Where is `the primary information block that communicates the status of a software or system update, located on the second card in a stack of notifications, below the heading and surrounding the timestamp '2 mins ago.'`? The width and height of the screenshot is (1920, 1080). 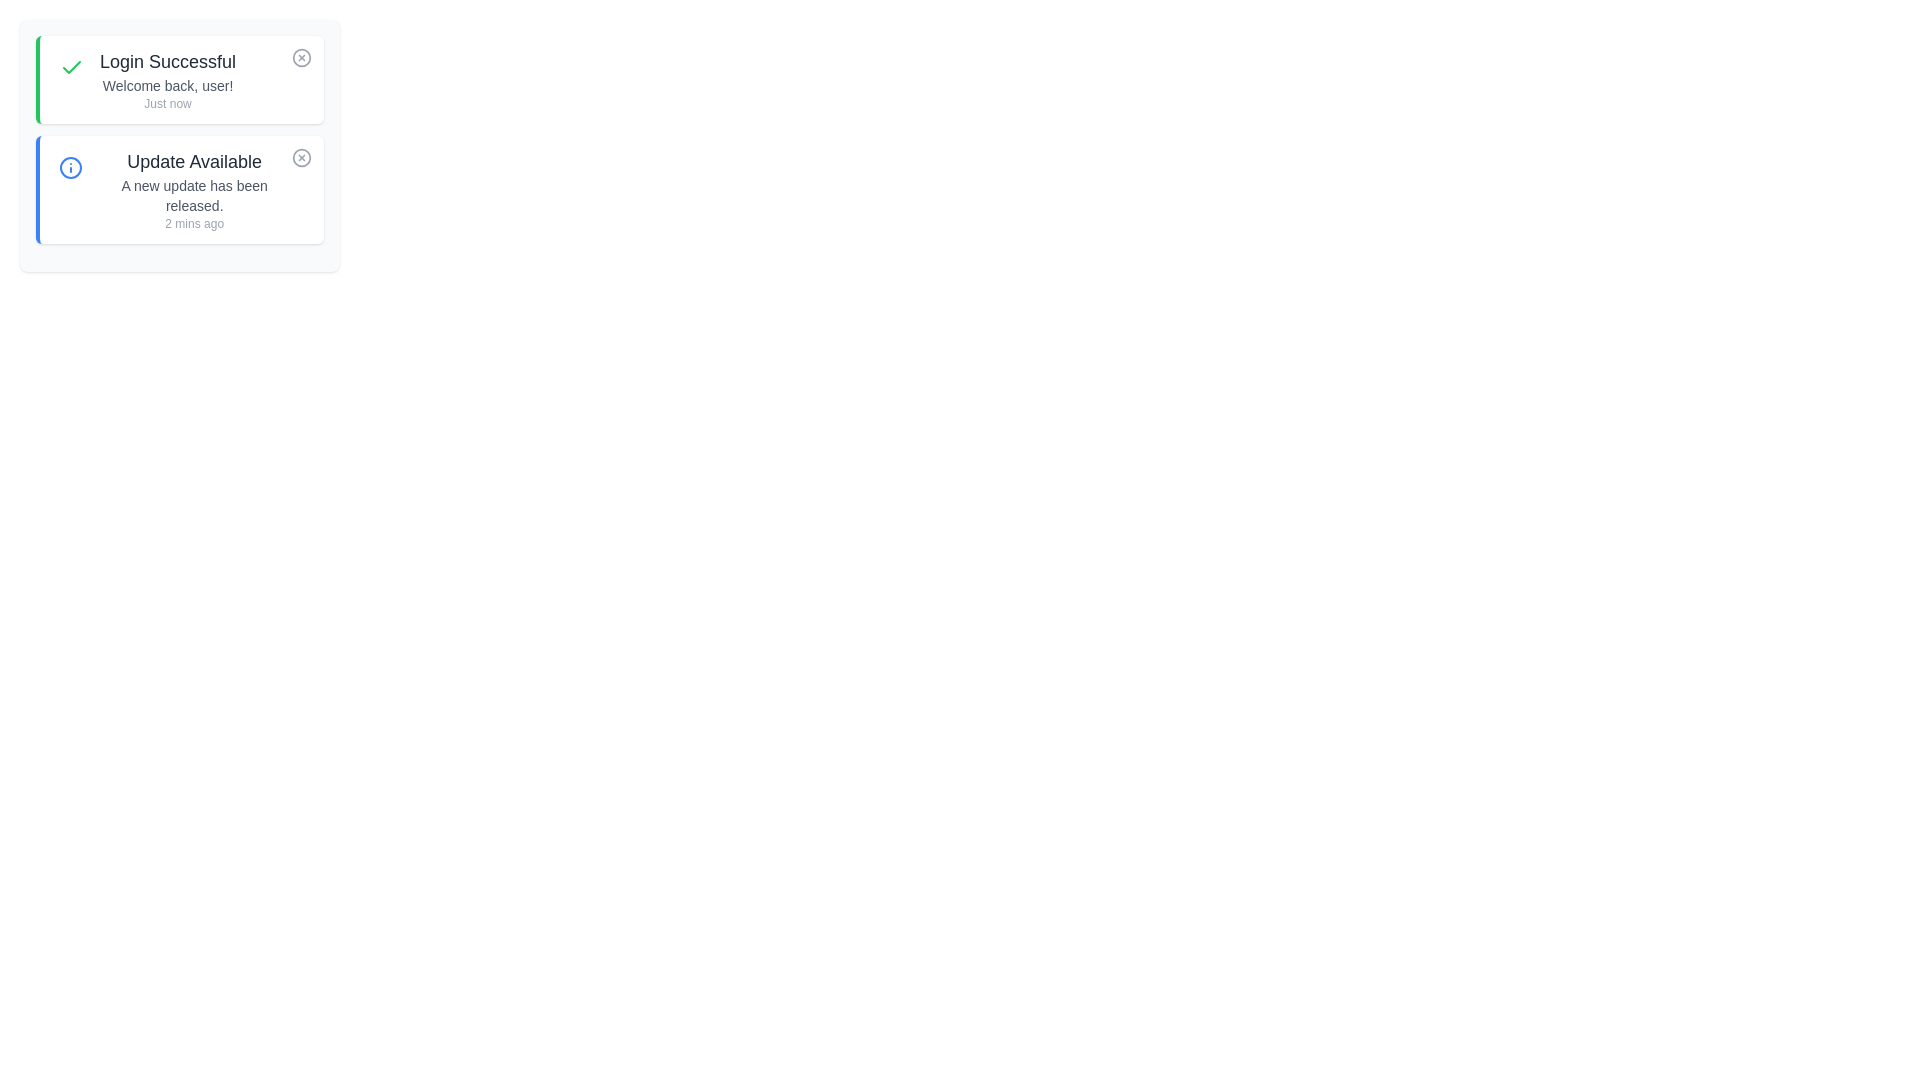 the primary information block that communicates the status of a software or system update, located on the second card in a stack of notifications, below the heading and surrounding the timestamp '2 mins ago.' is located at coordinates (194, 189).